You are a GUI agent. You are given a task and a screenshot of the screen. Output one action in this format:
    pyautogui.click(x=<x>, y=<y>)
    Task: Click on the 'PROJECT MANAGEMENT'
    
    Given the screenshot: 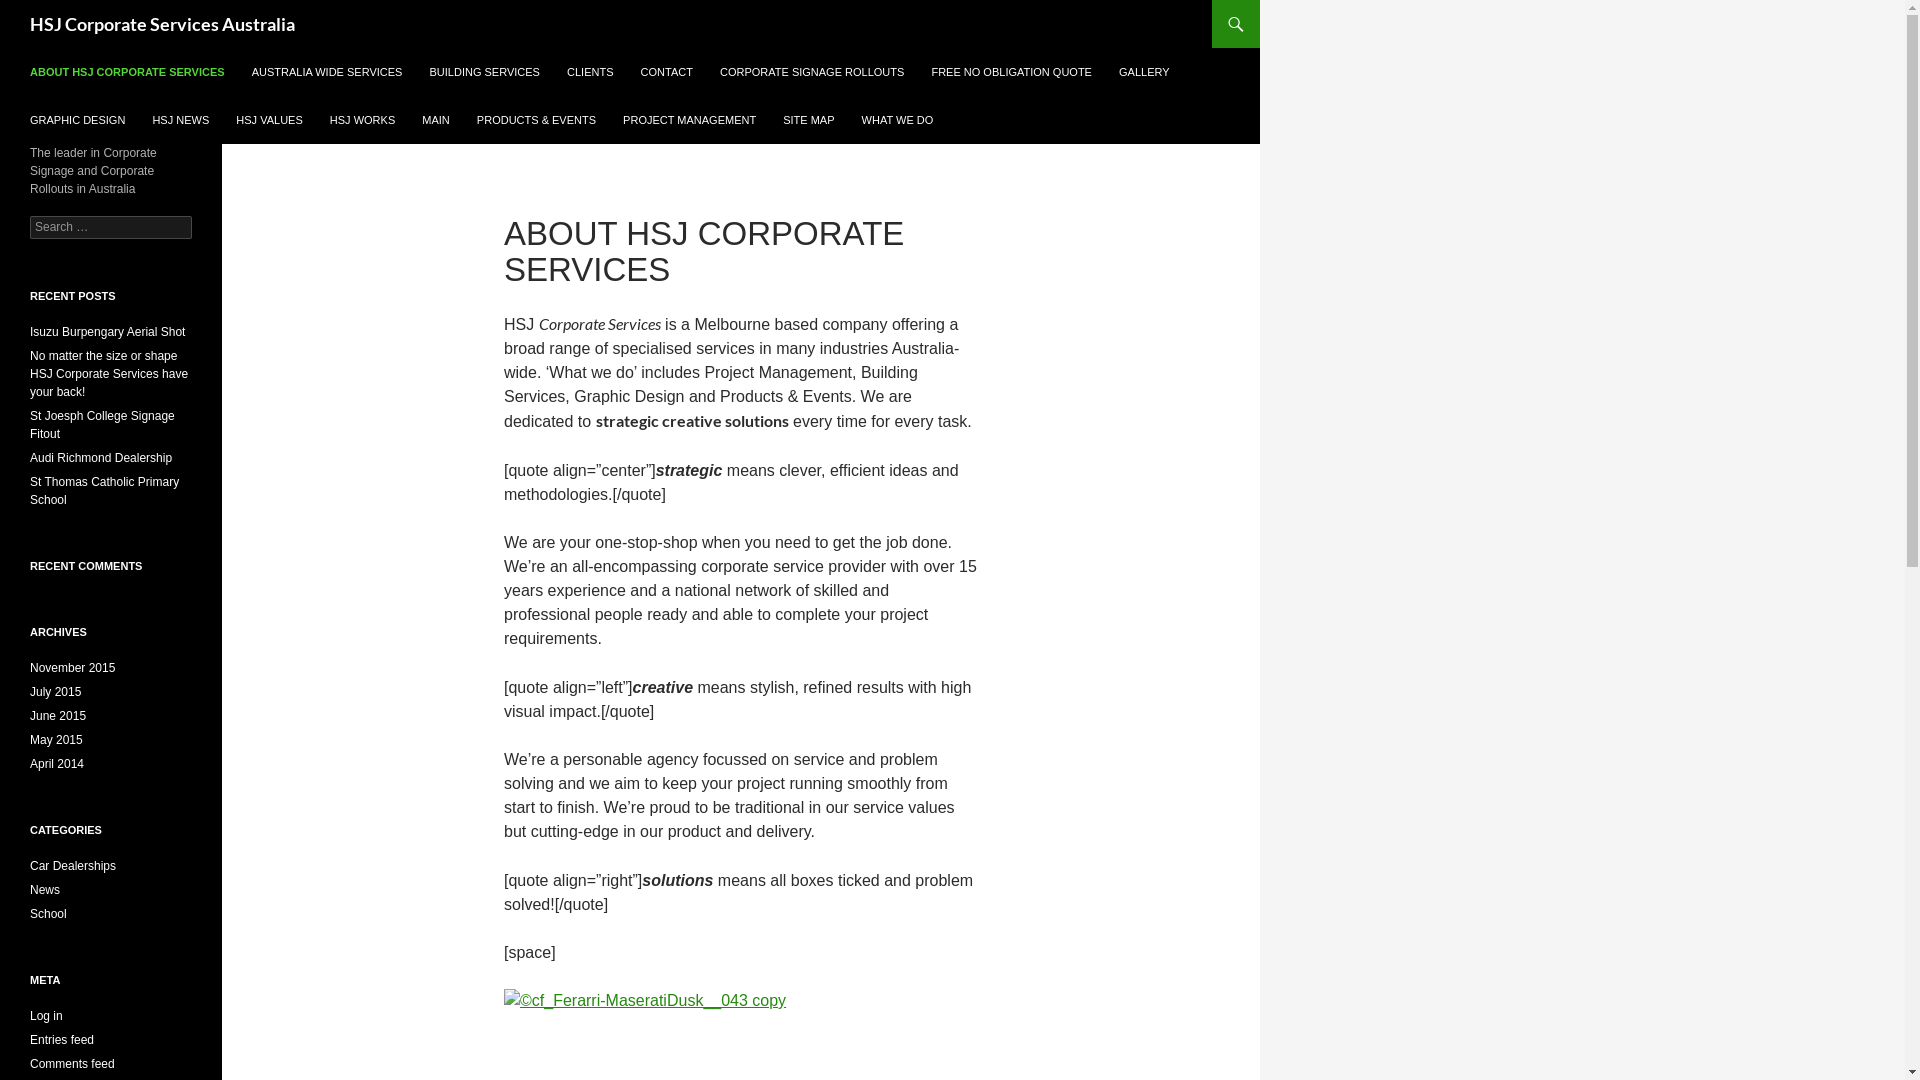 What is the action you would take?
    pyautogui.click(x=689, y=119)
    